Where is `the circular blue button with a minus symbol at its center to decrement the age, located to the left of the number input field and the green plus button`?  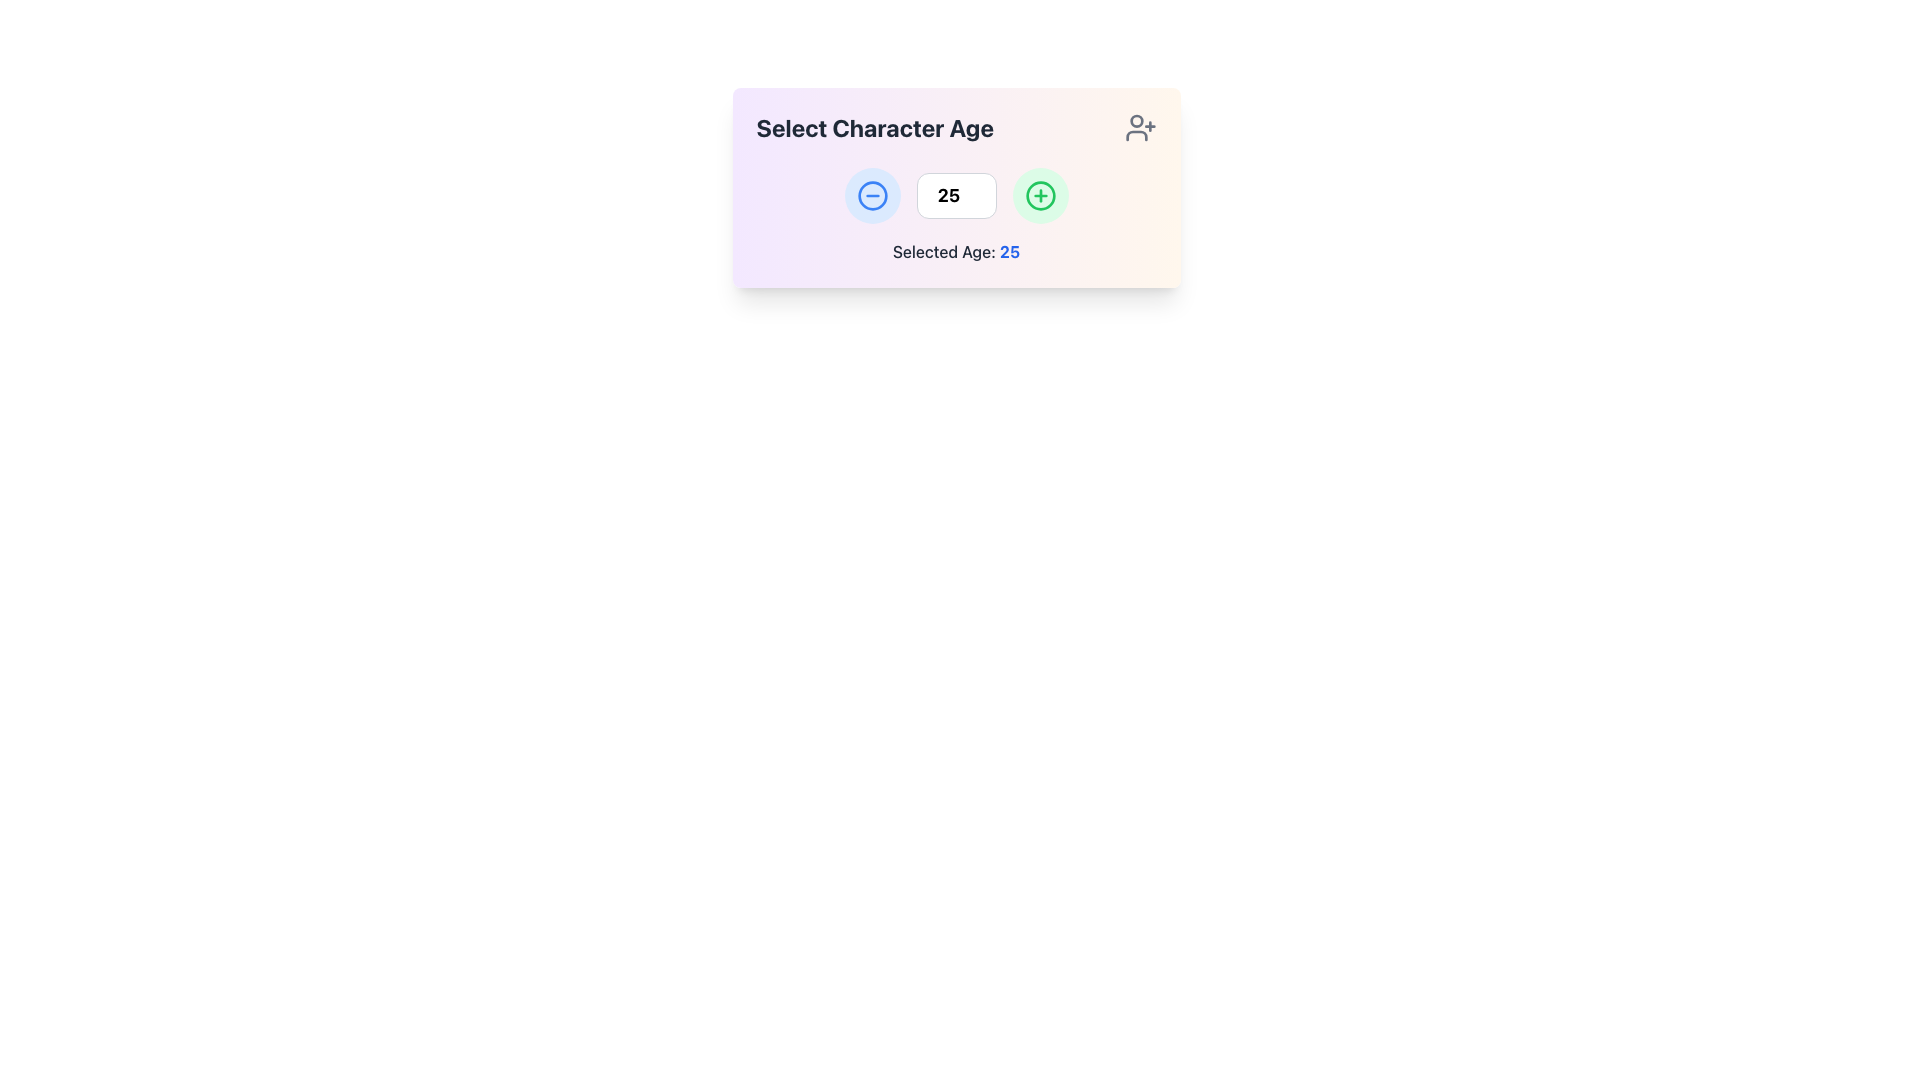 the circular blue button with a minus symbol at its center to decrement the age, located to the left of the number input field and the green plus button is located at coordinates (872, 196).